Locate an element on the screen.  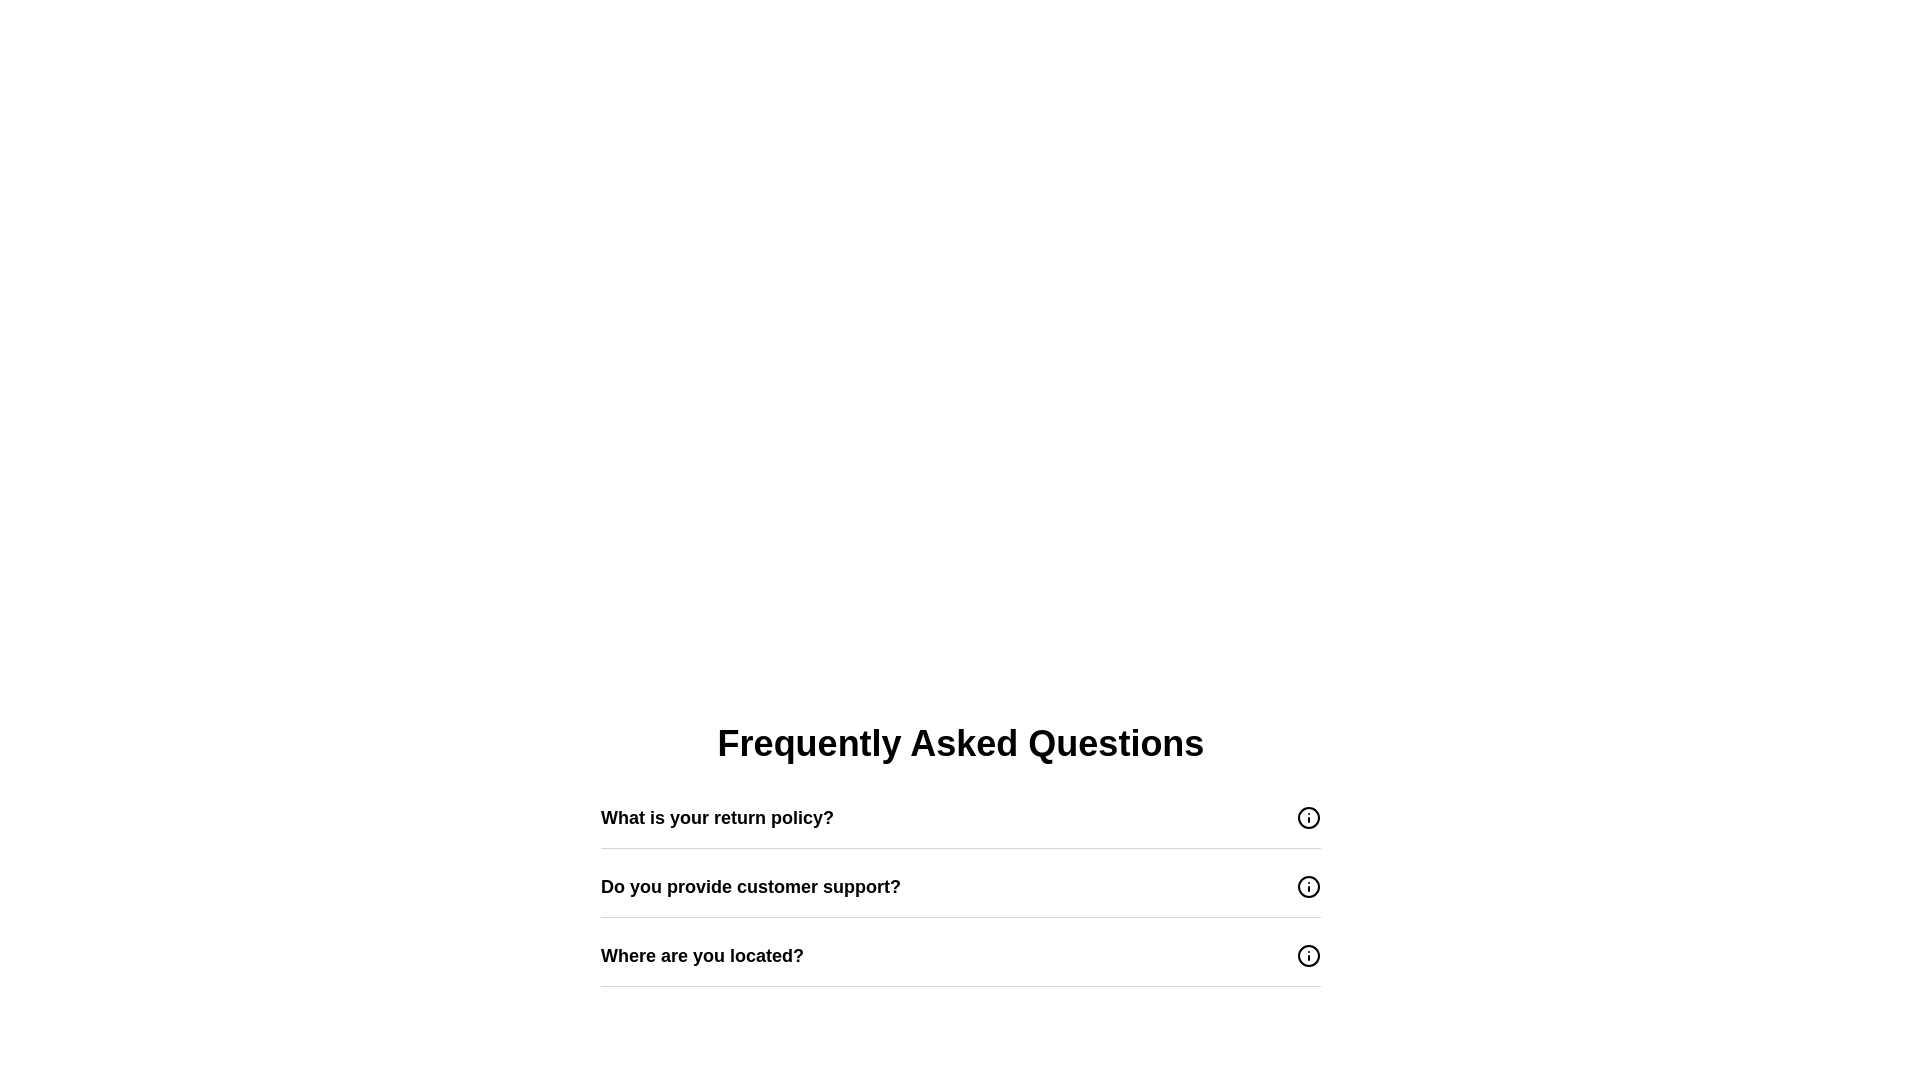
the circular element in the top-right corner of the first FAQ entry, which is part of an SVG icon representing an information icon is located at coordinates (1309, 817).